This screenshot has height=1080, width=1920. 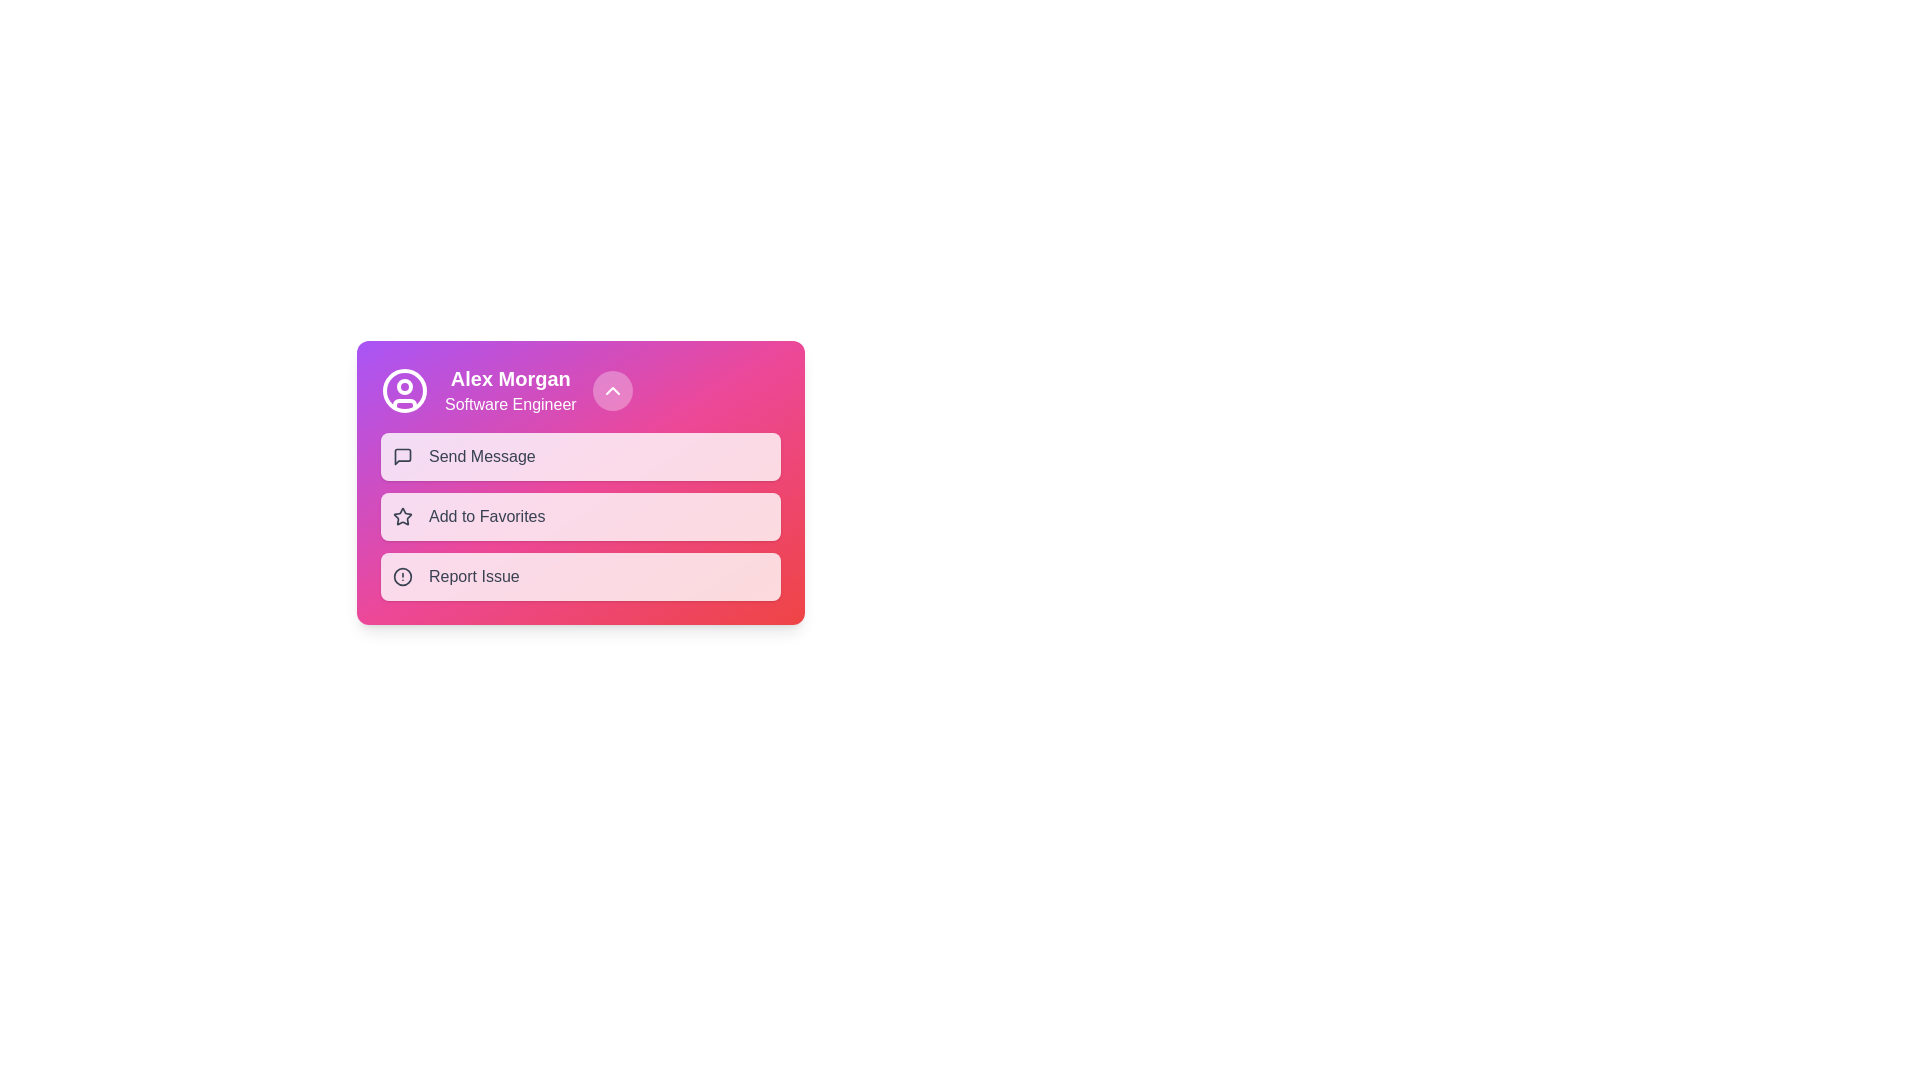 What do you see at coordinates (510, 378) in the screenshot?
I see `the bold label displaying the name 'Alex Morgan', which is styled with white text on a gradient background and positioned at the top-left section of the card component` at bounding box center [510, 378].